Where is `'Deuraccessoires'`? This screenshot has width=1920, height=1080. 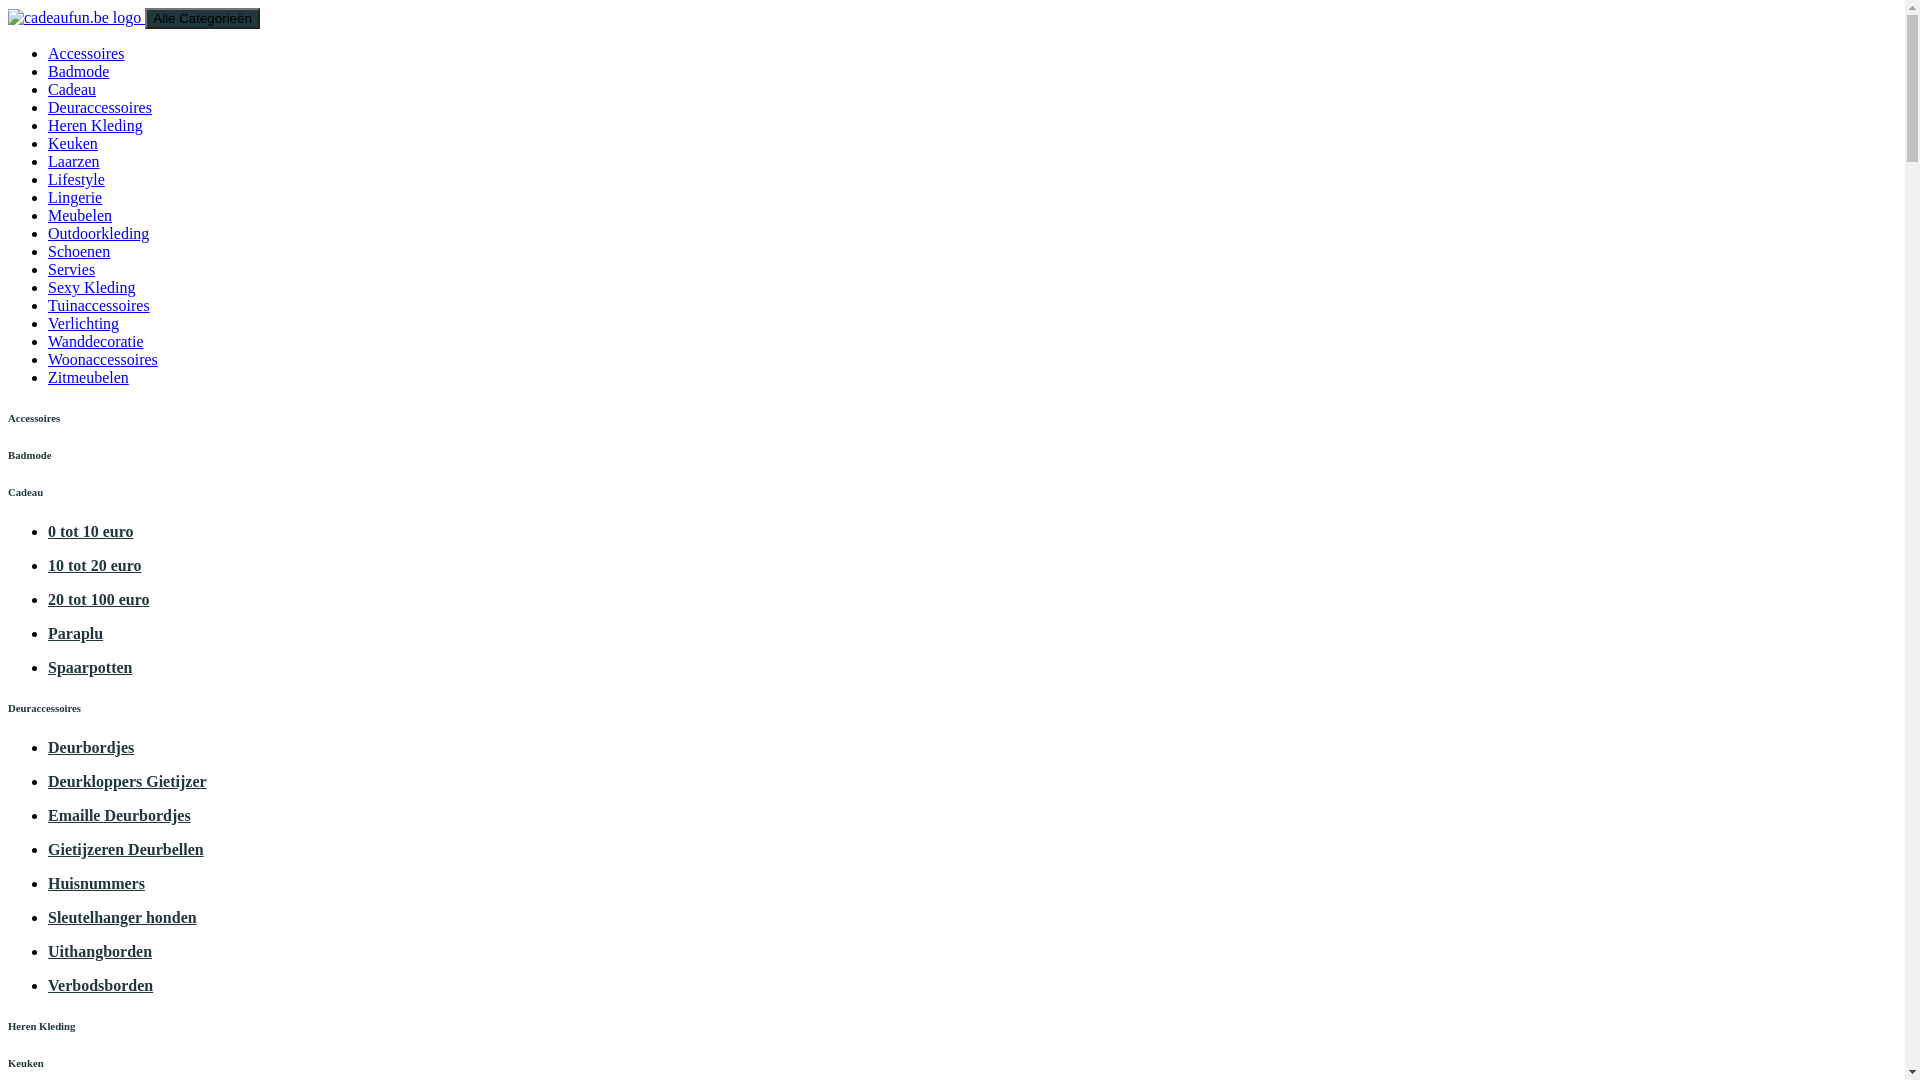 'Deuraccessoires' is located at coordinates (99, 107).